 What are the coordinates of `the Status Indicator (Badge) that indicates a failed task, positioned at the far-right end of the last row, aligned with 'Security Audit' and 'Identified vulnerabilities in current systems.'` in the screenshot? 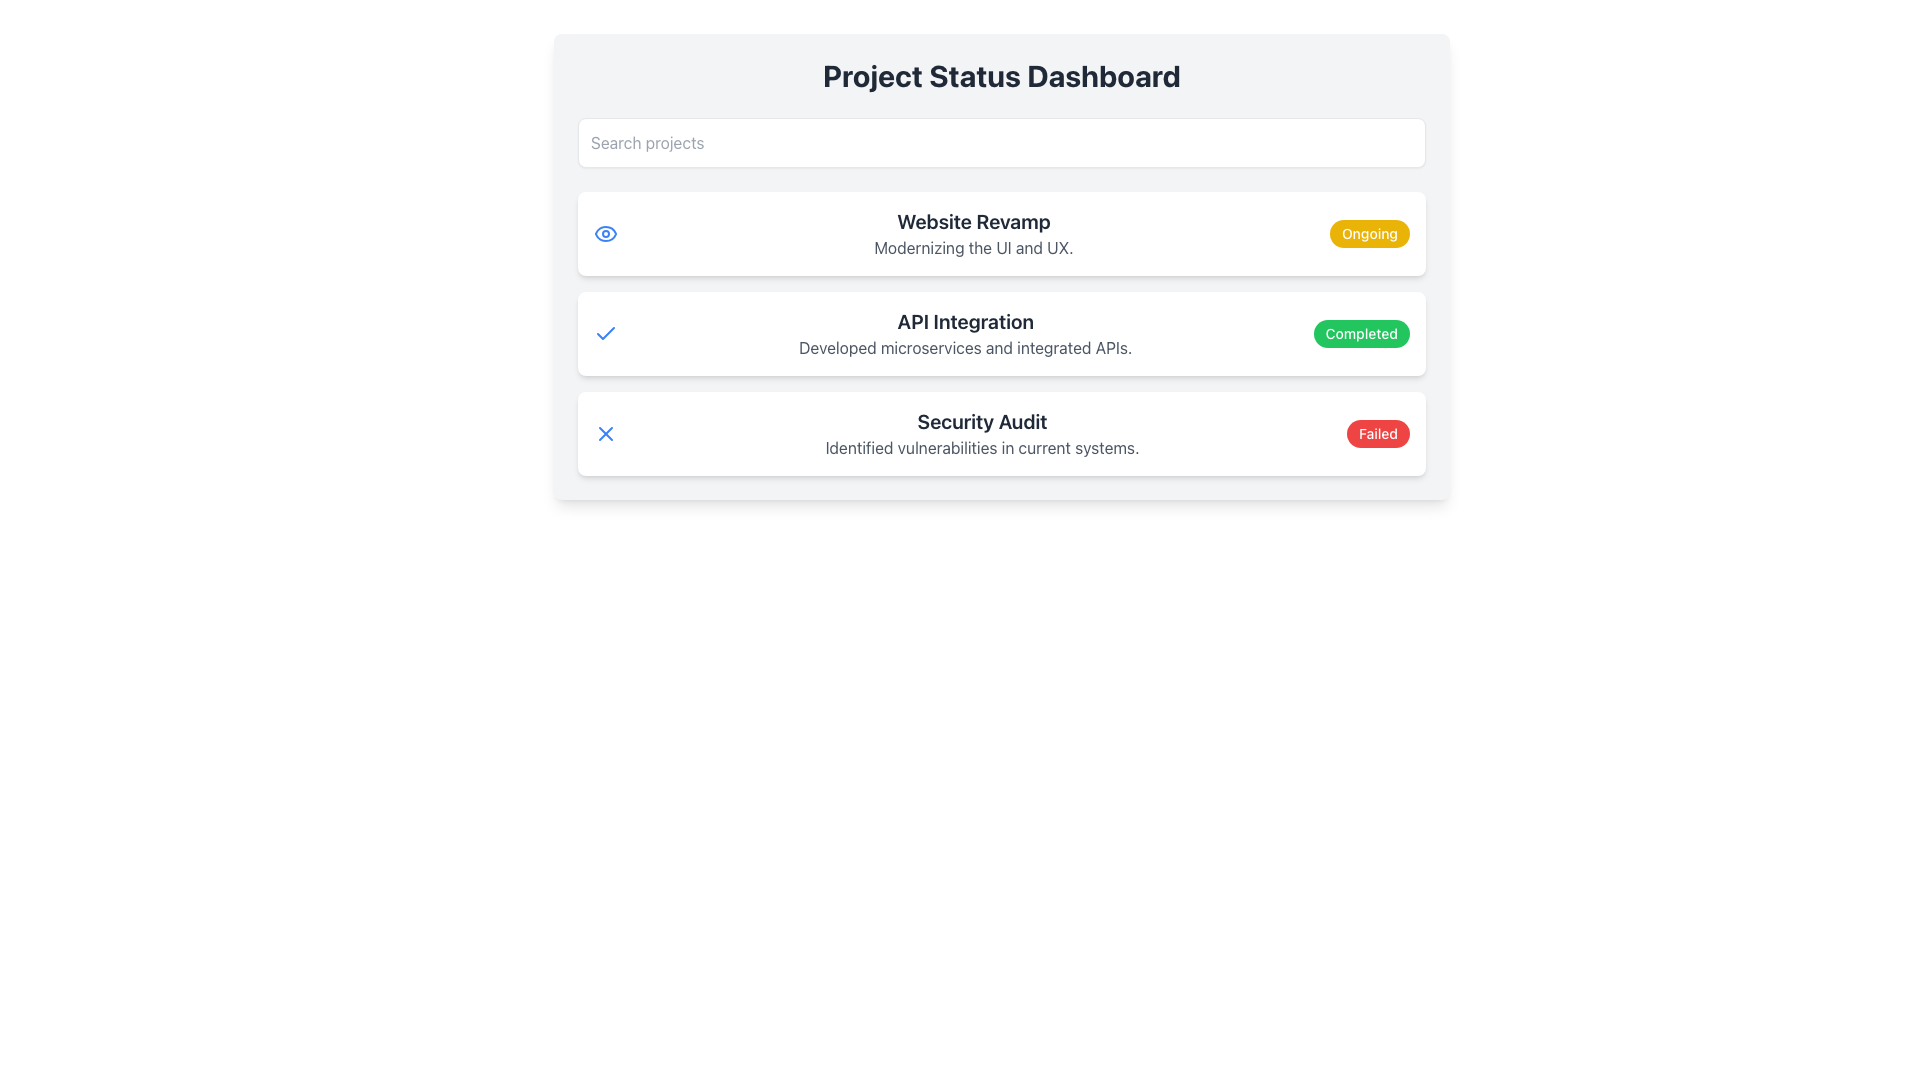 It's located at (1377, 433).